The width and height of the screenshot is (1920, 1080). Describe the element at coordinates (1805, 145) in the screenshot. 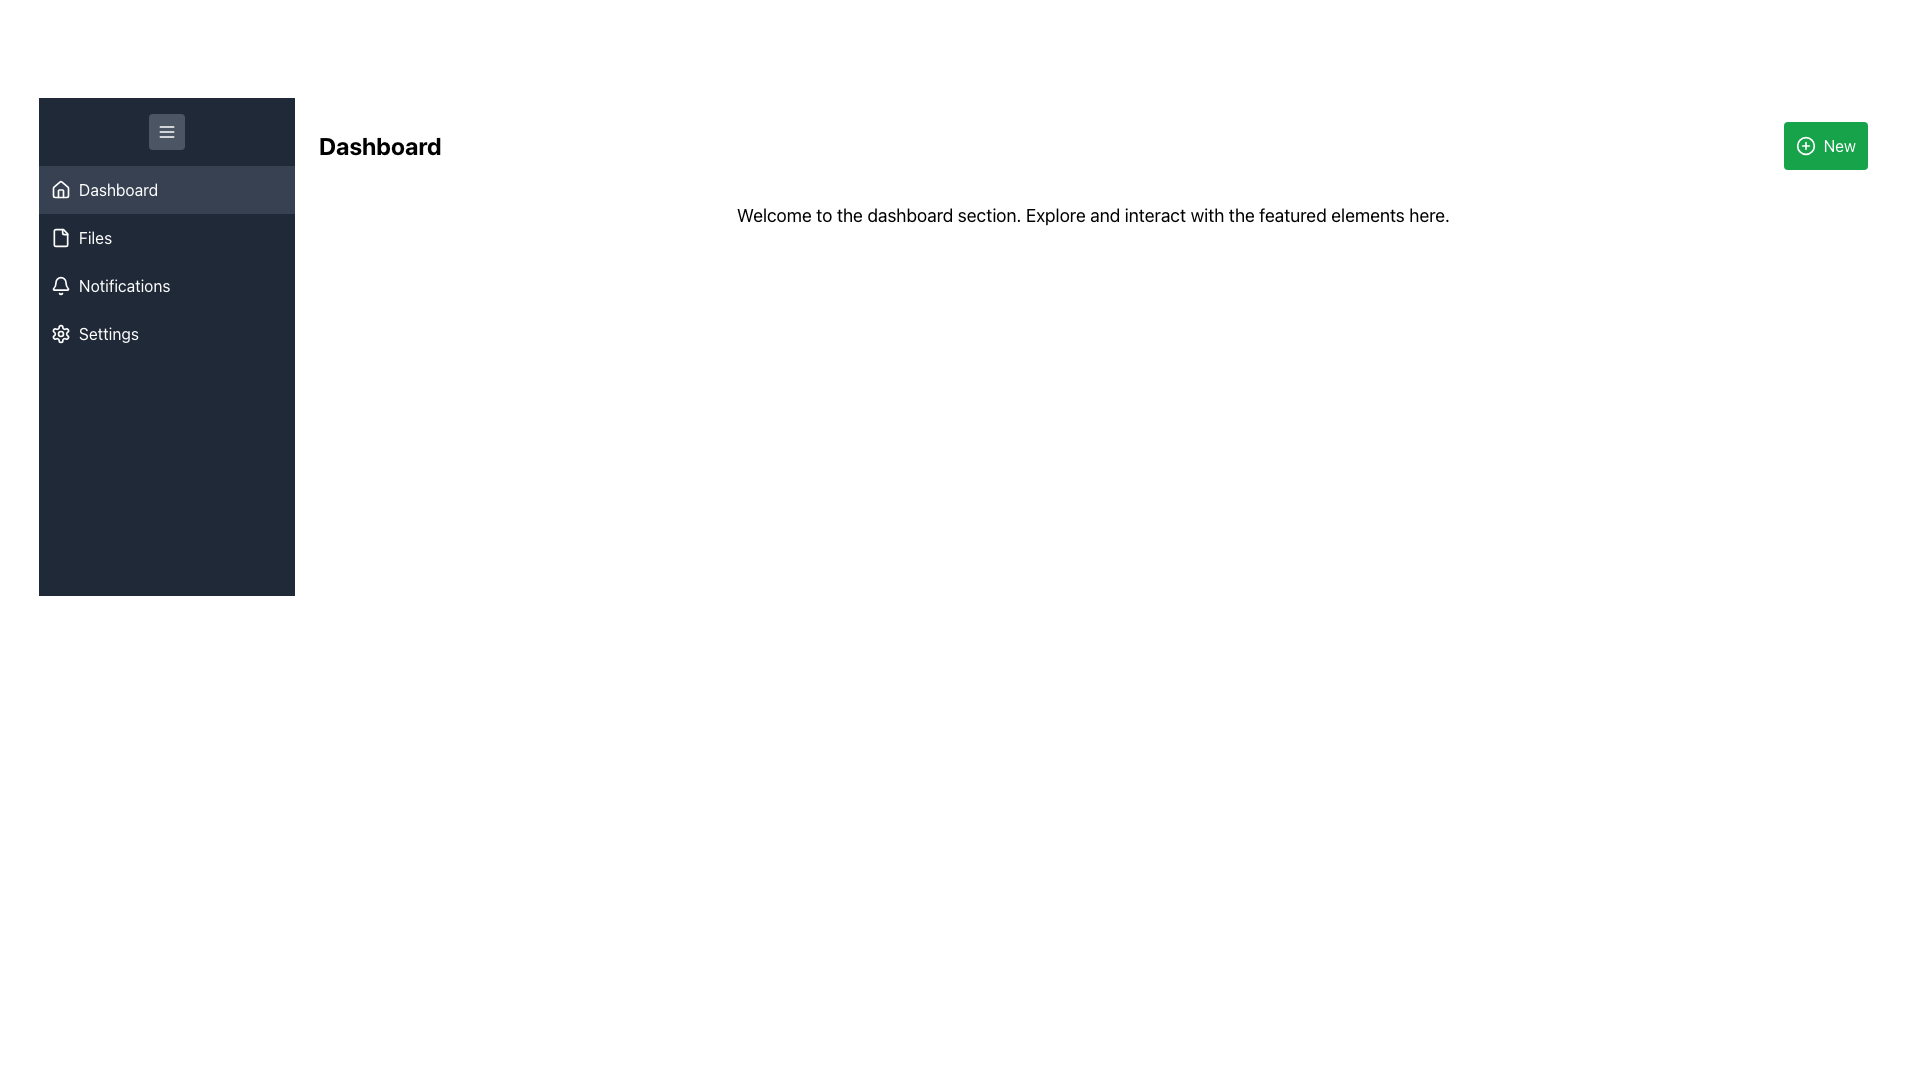

I see `the Icon that indicates the creation of a new item, which is located inside the green 'New' button in the top-right corner of the interface` at that location.